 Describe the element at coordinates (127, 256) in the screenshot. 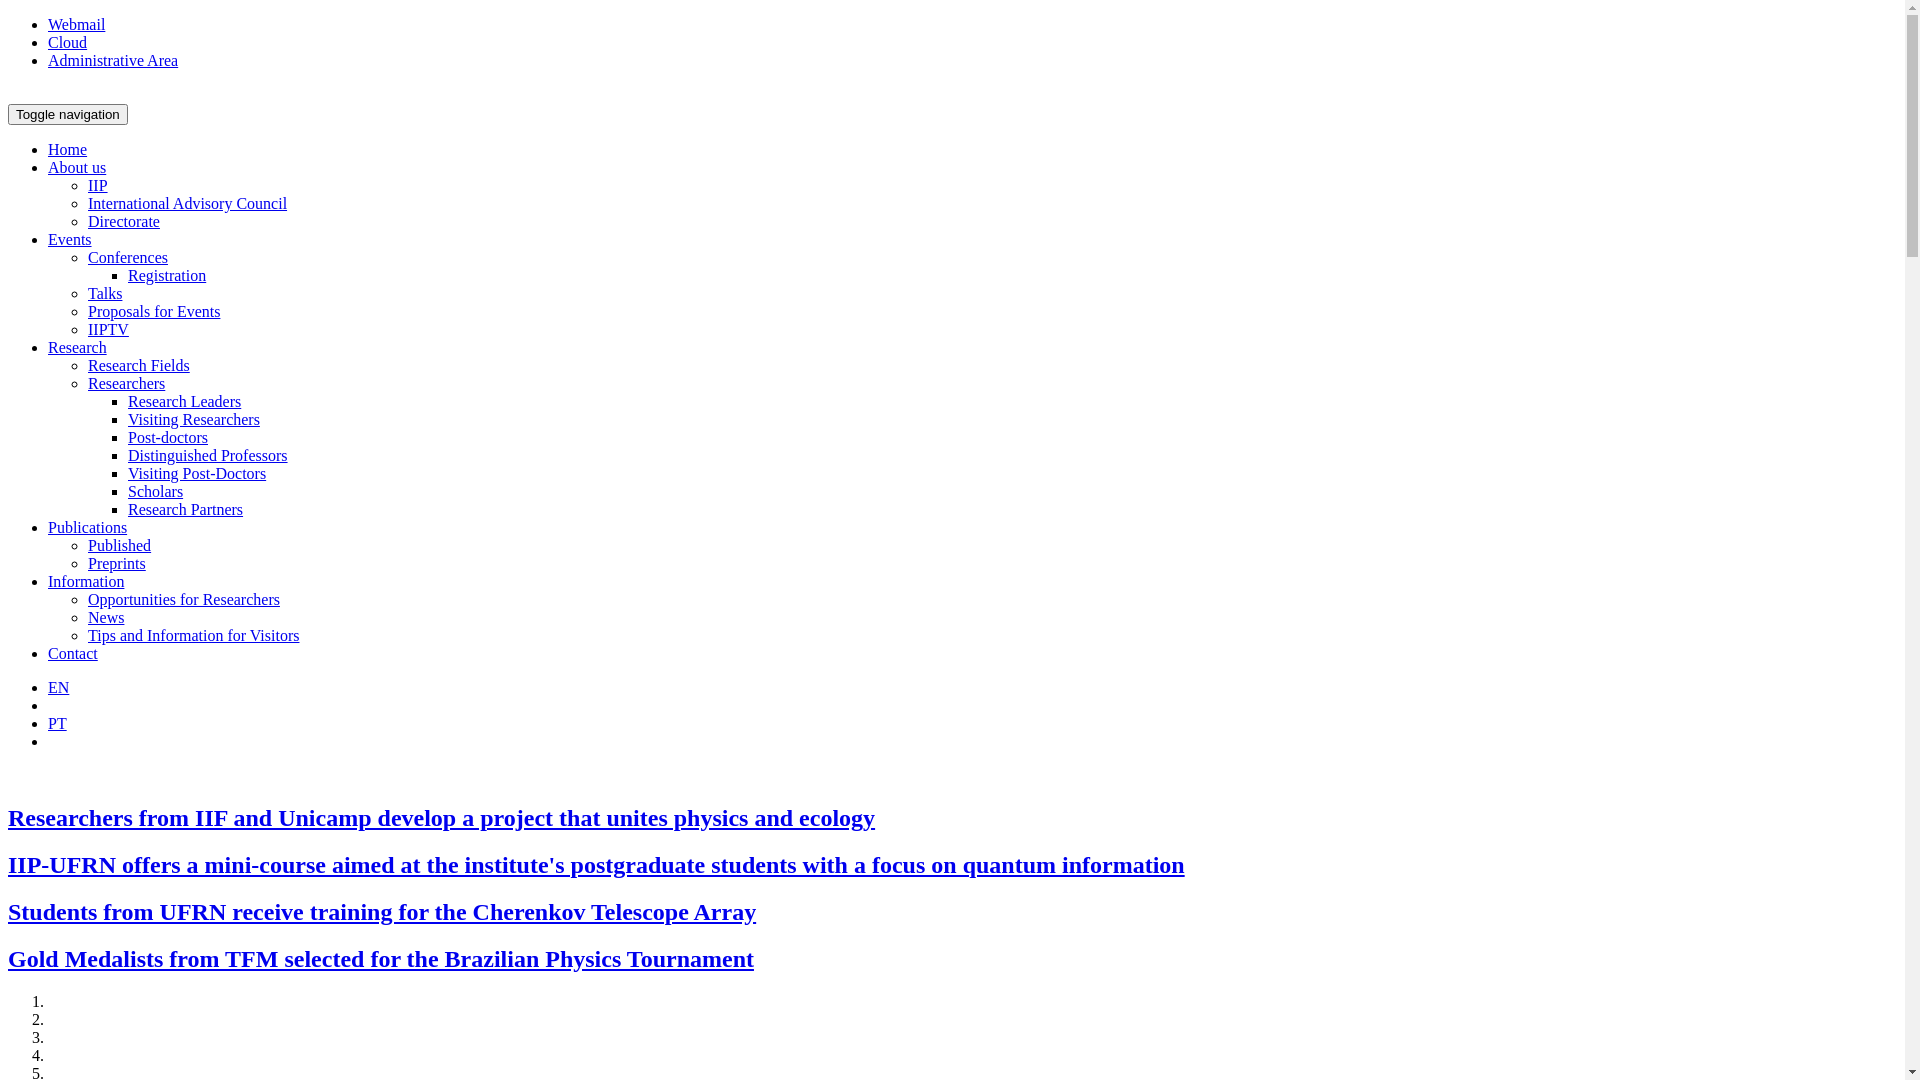

I see `'Conferences'` at that location.